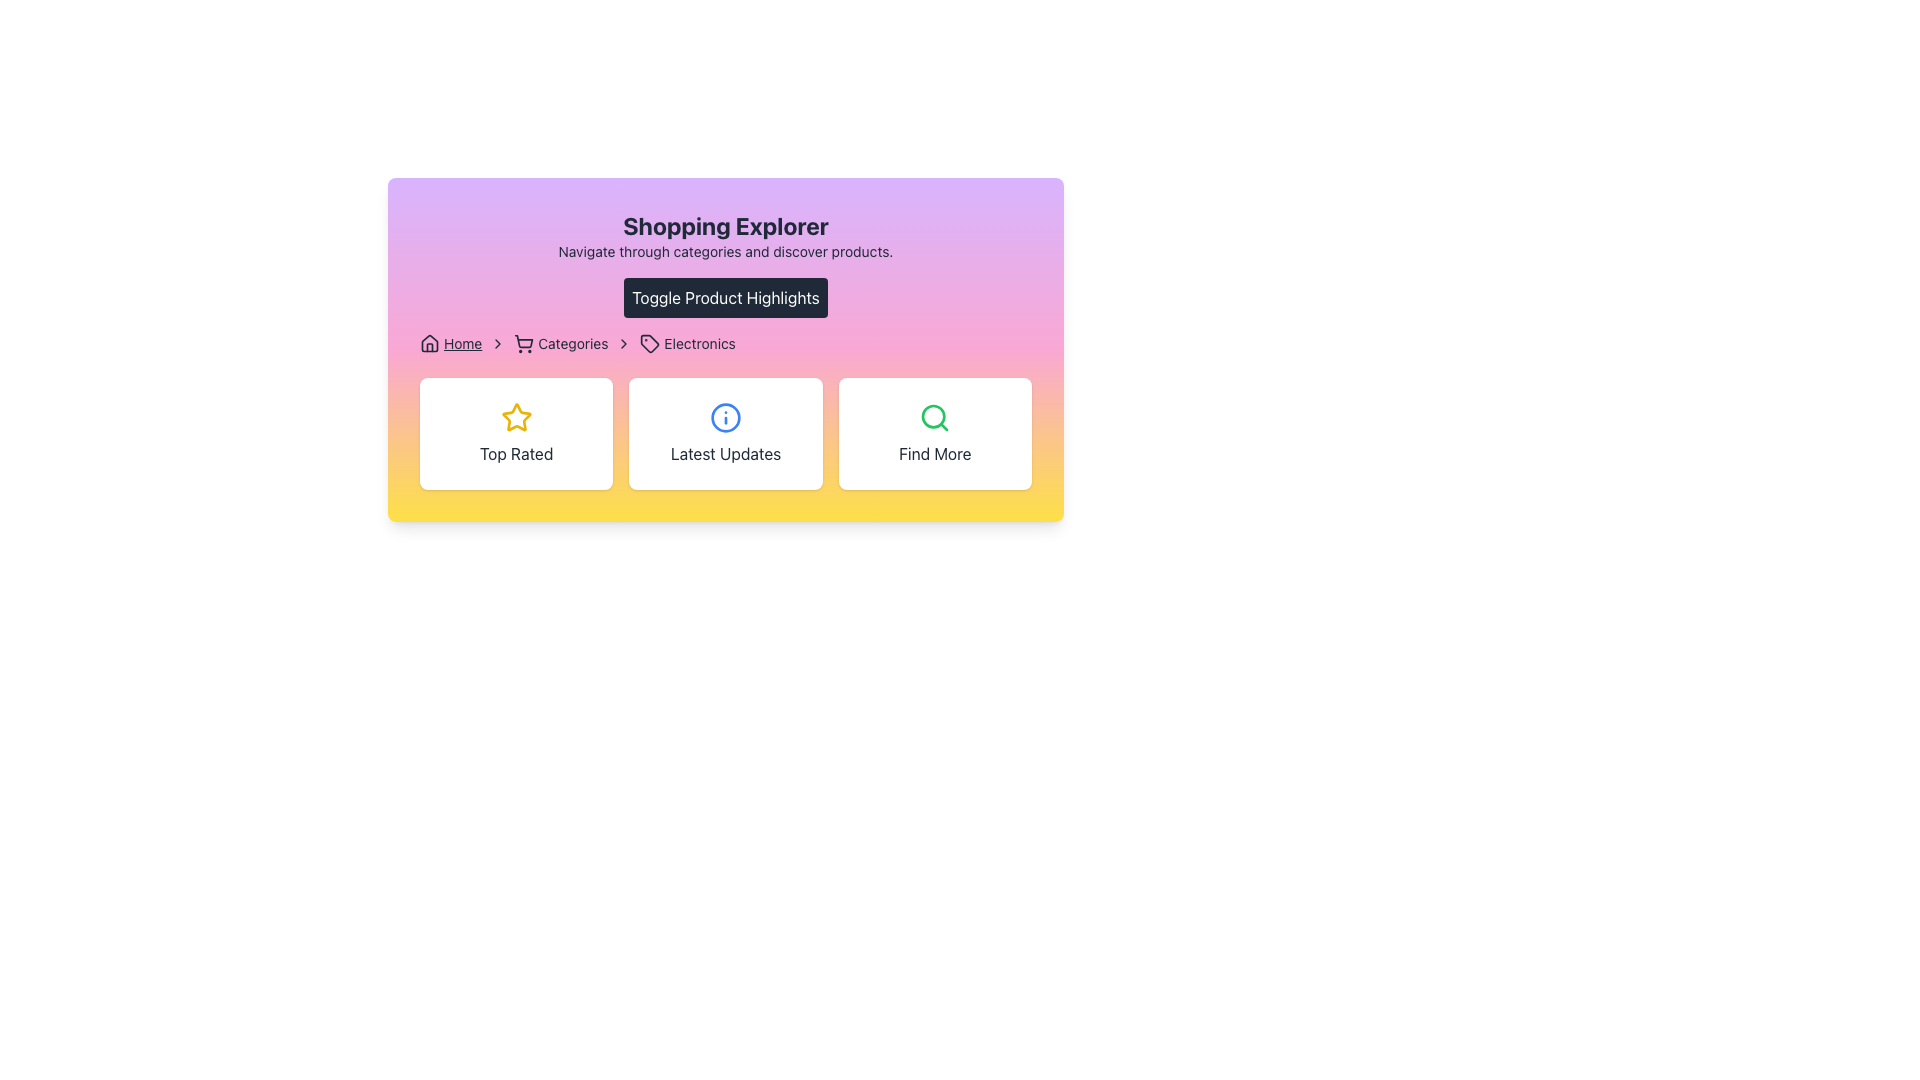 The height and width of the screenshot is (1080, 1920). What do you see at coordinates (524, 340) in the screenshot?
I see `the central part of the shopping cart icon in the breadcrumb navigation, which is a decorative visual element representing a shopping cart` at bounding box center [524, 340].